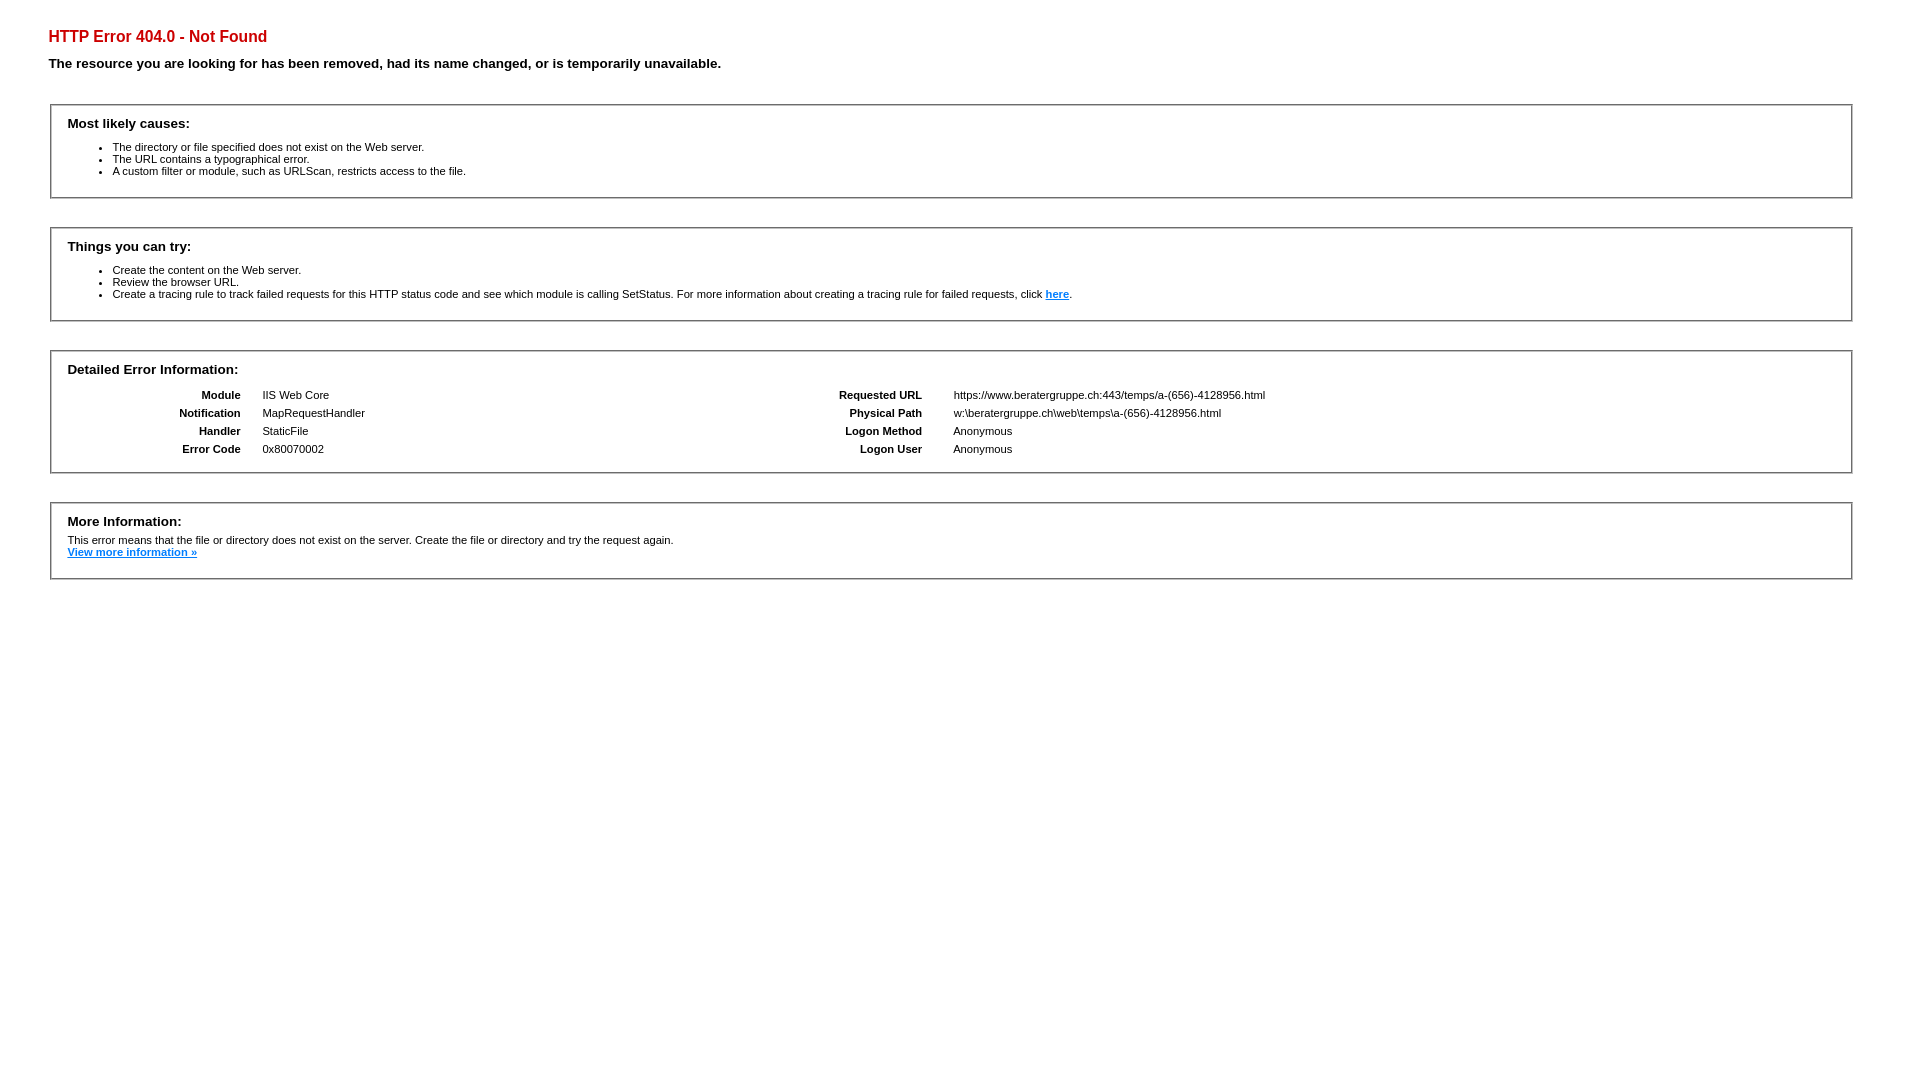 This screenshot has width=1920, height=1080. What do you see at coordinates (1056, 293) in the screenshot?
I see `'here'` at bounding box center [1056, 293].